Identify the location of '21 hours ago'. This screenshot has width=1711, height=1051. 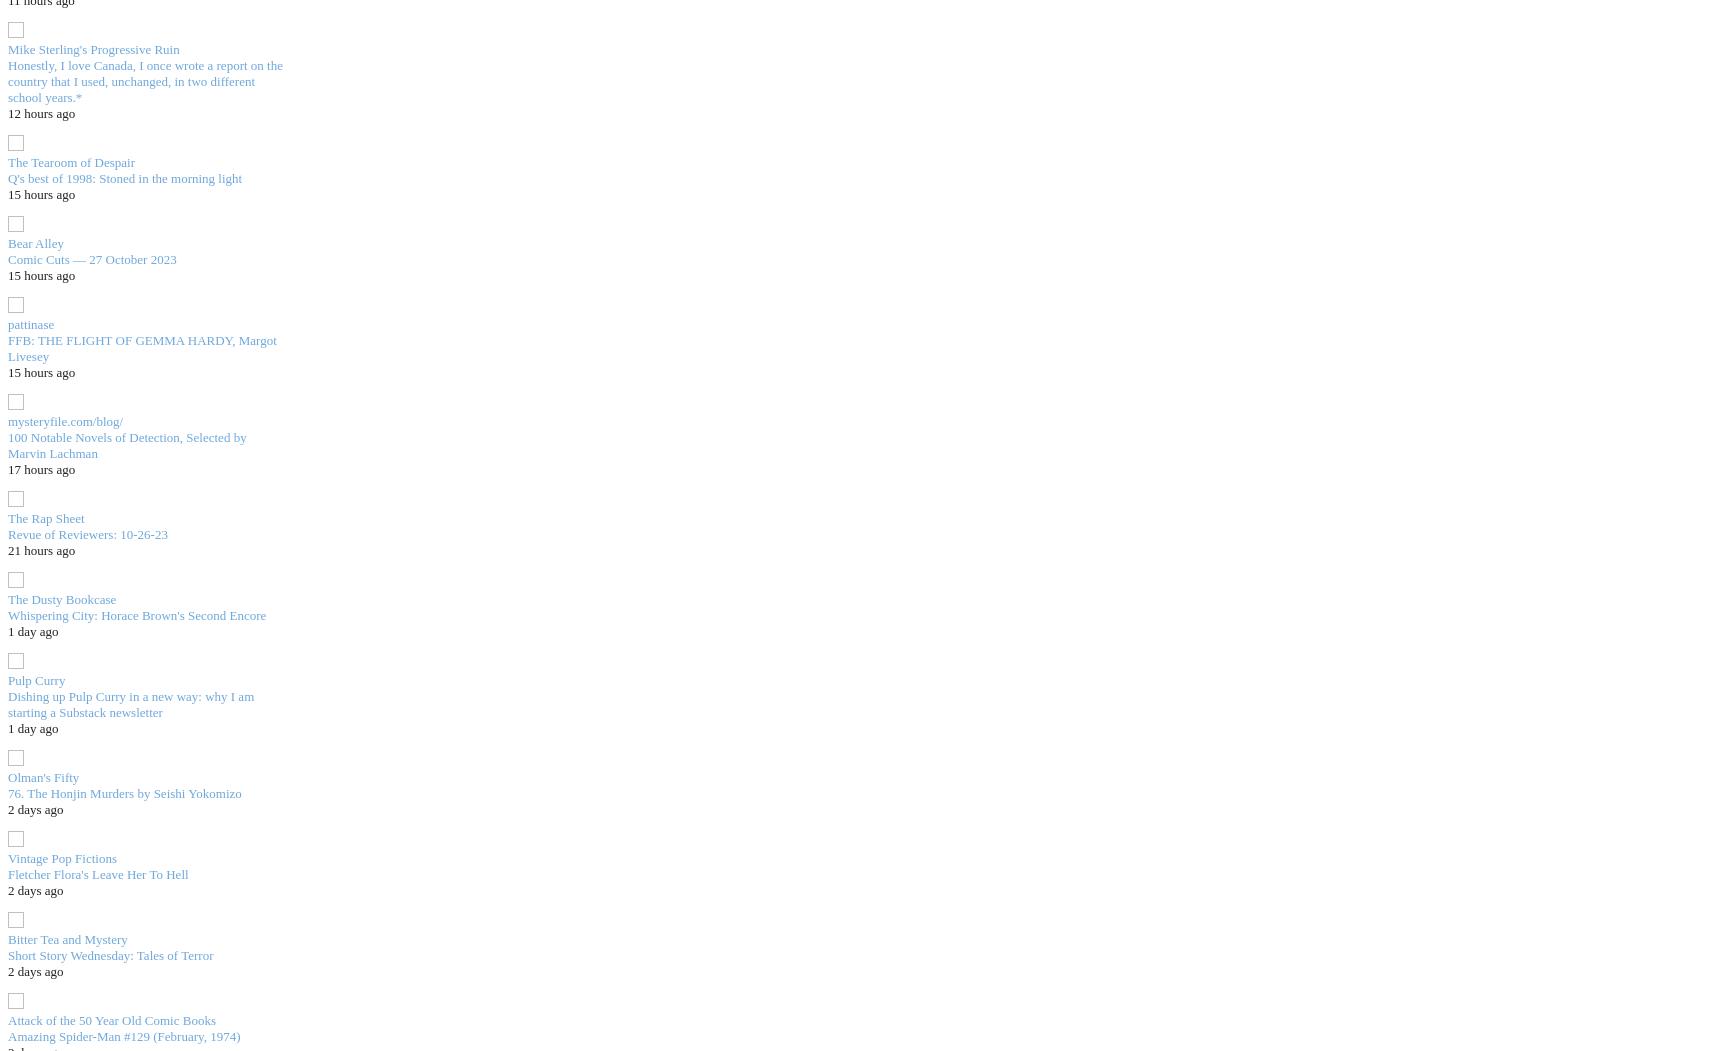
(40, 548).